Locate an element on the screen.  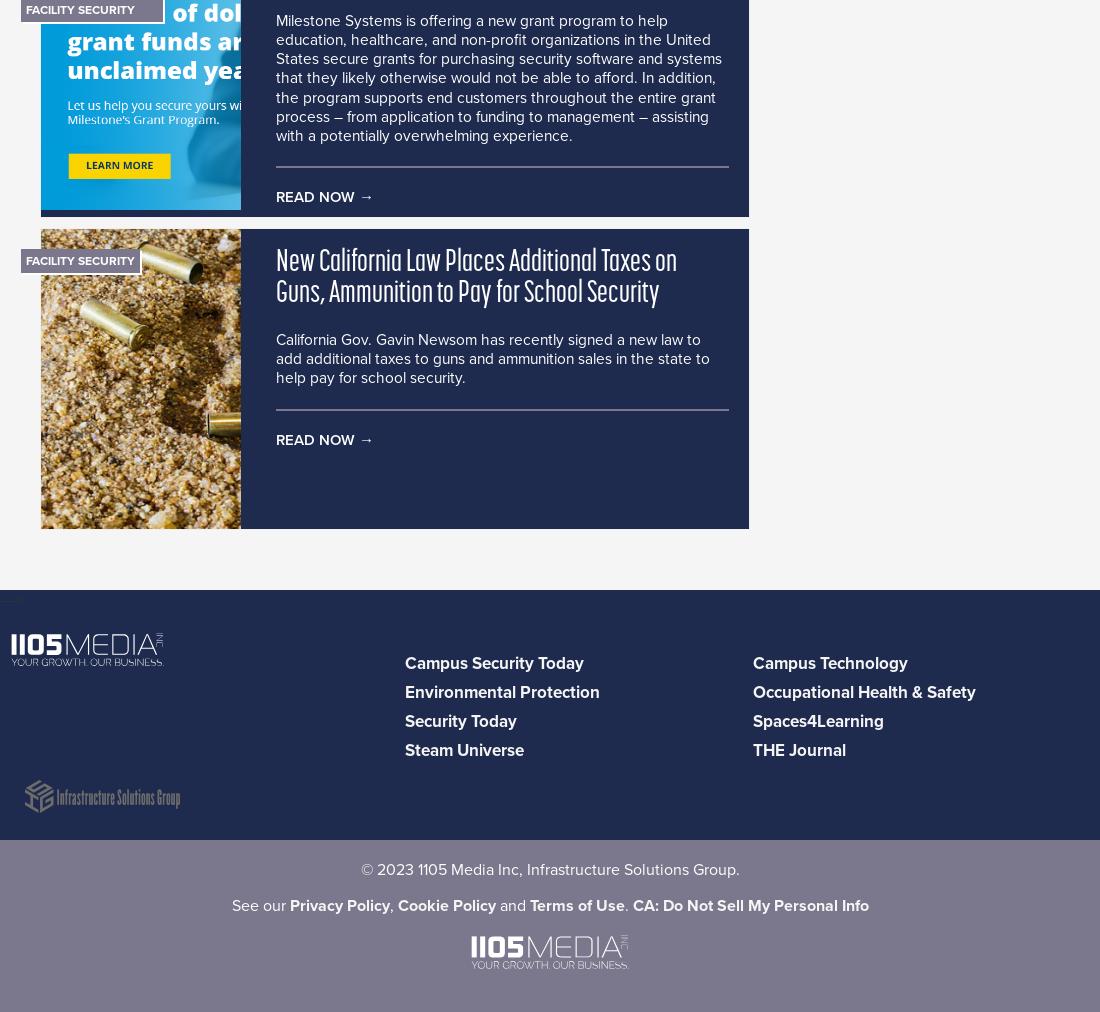
'CA: Do Not Sell My Personal Info' is located at coordinates (748, 906).